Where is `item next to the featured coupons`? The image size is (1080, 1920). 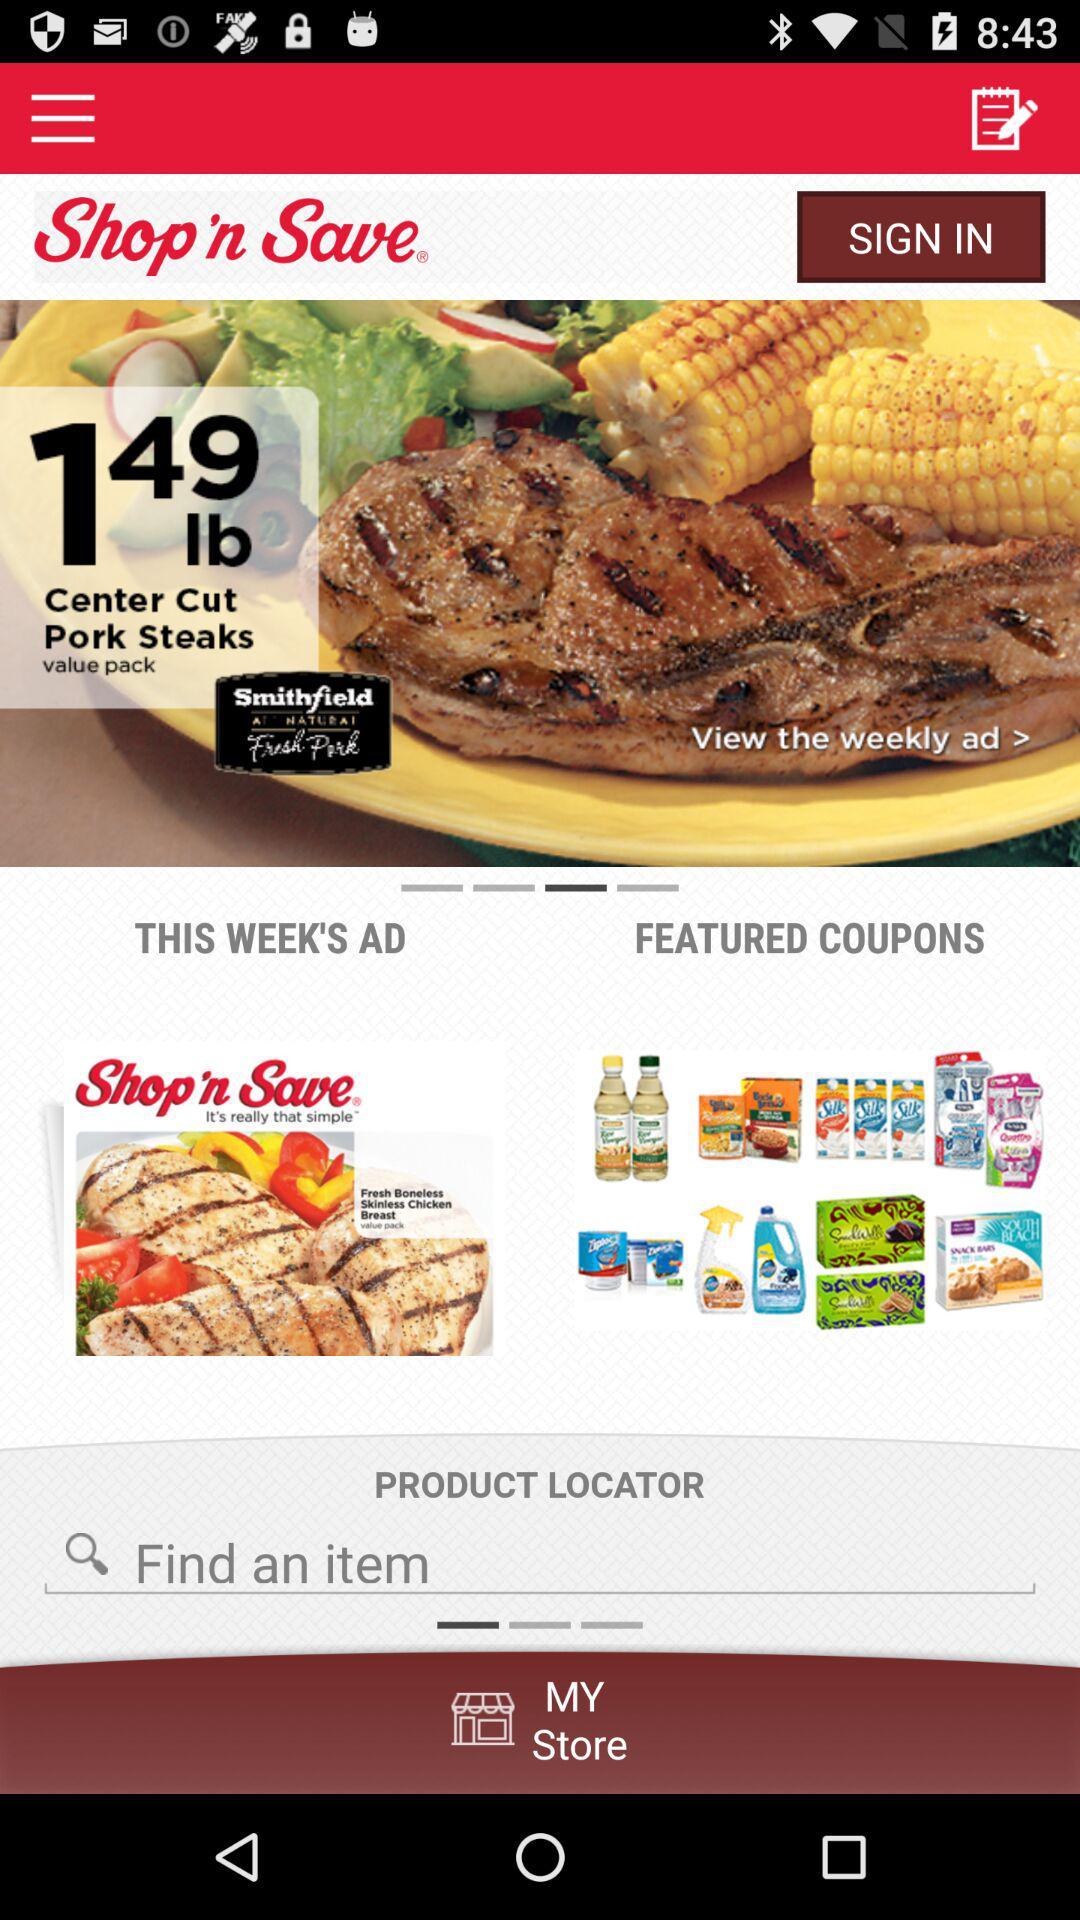
item next to the featured coupons is located at coordinates (284, 1198).